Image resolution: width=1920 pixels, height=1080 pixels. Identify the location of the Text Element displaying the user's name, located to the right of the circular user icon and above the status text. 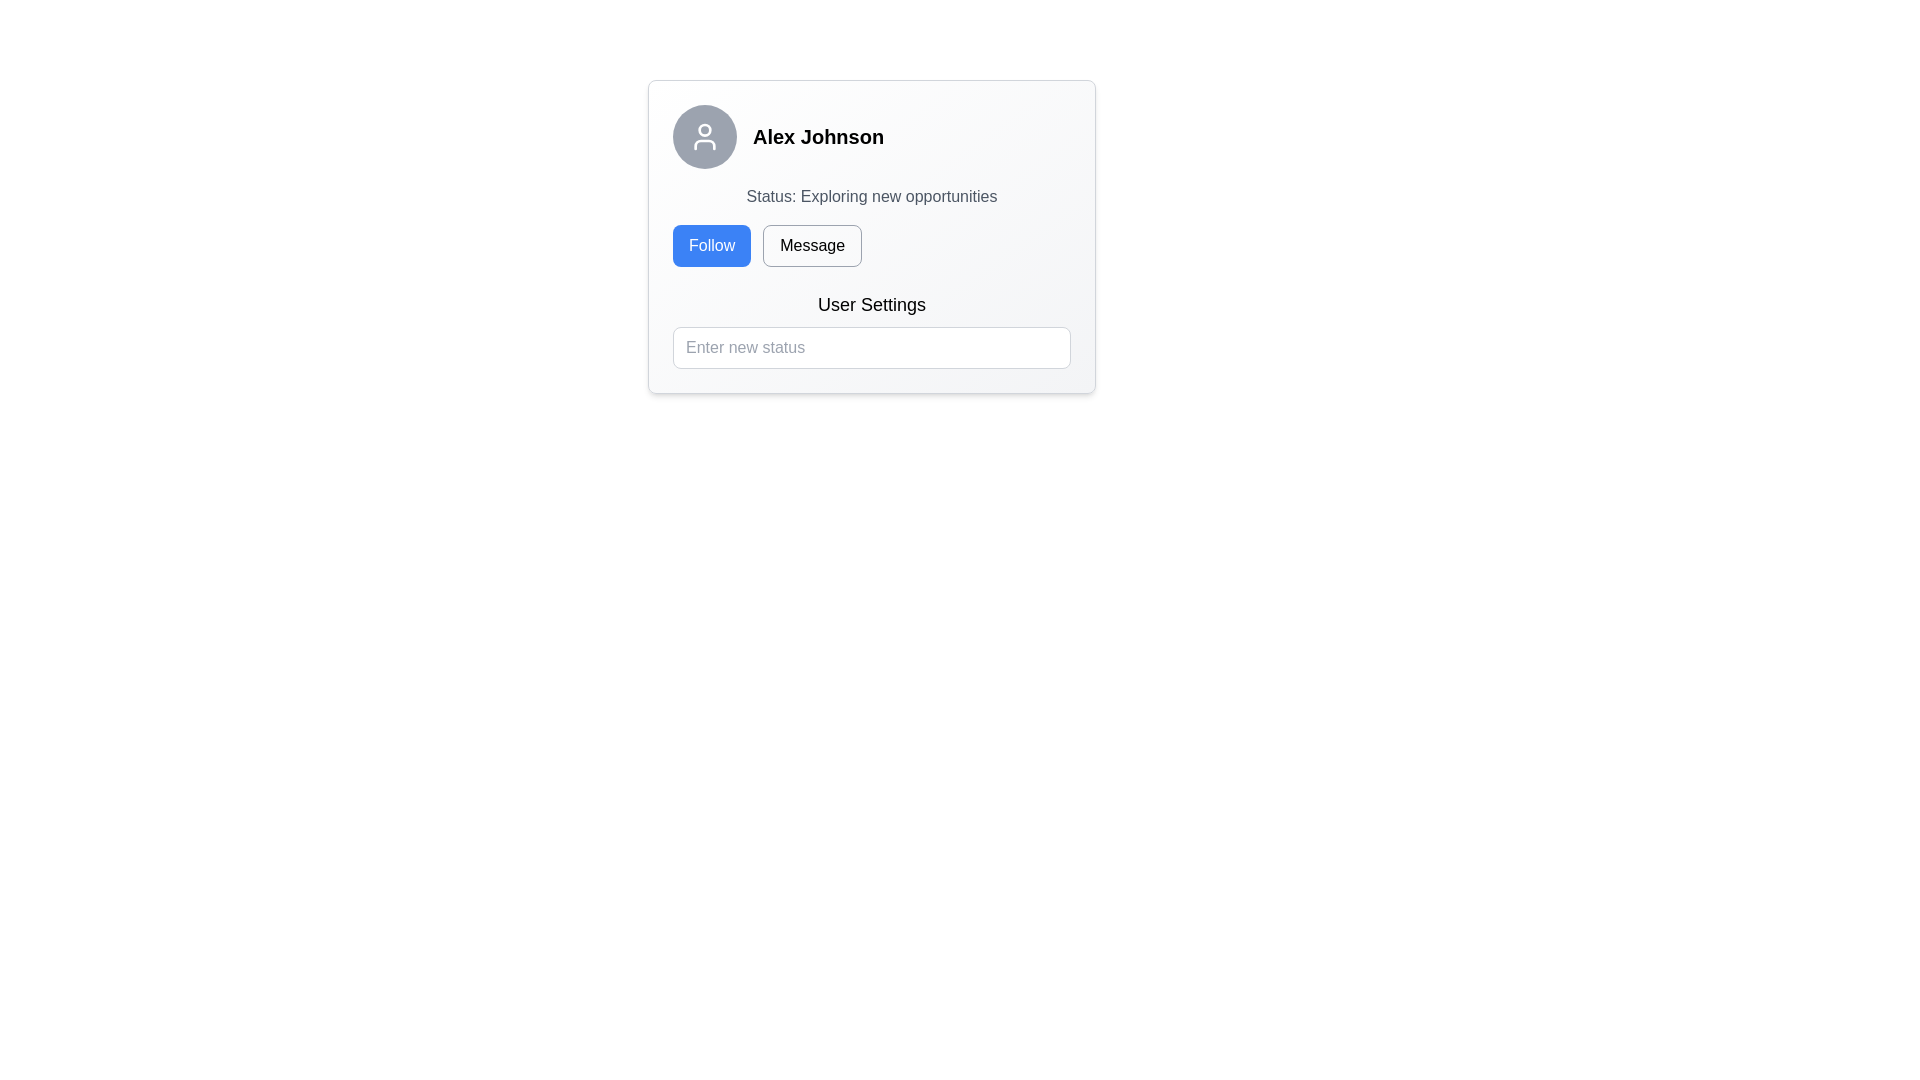
(818, 136).